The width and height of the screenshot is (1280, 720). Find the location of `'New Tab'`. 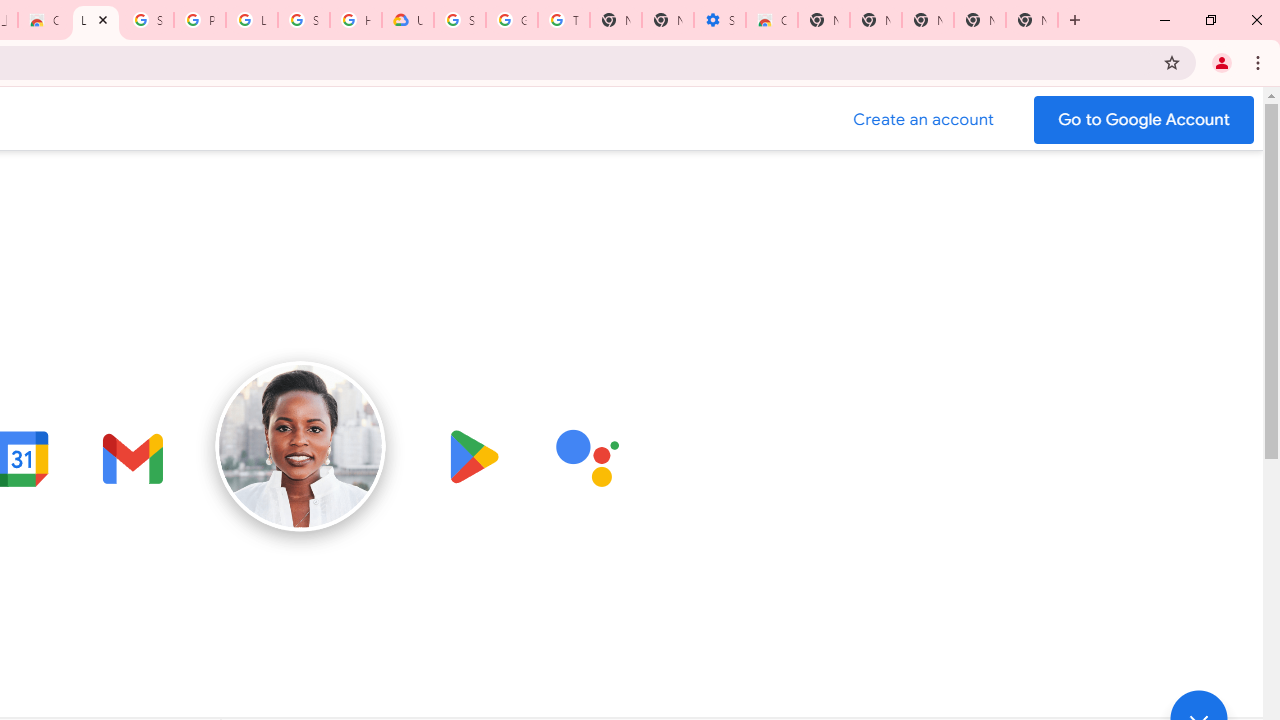

'New Tab' is located at coordinates (1032, 20).